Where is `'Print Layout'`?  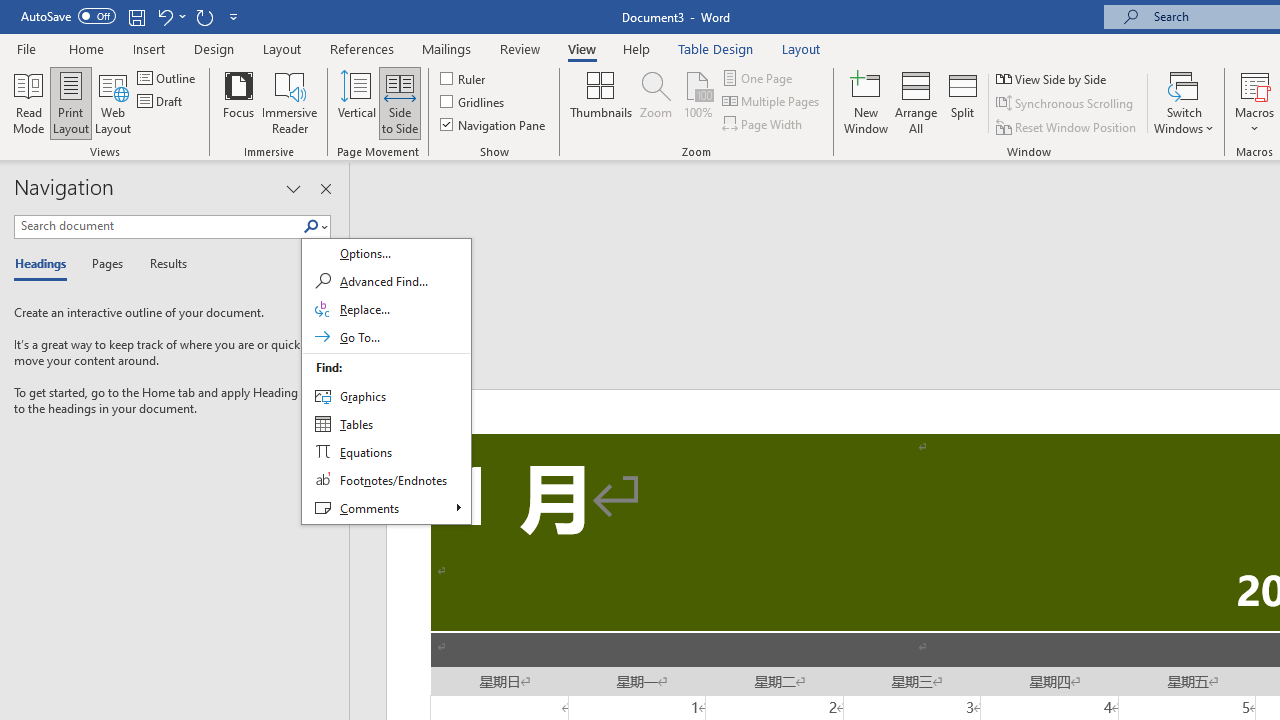
'Print Layout' is located at coordinates (71, 103).